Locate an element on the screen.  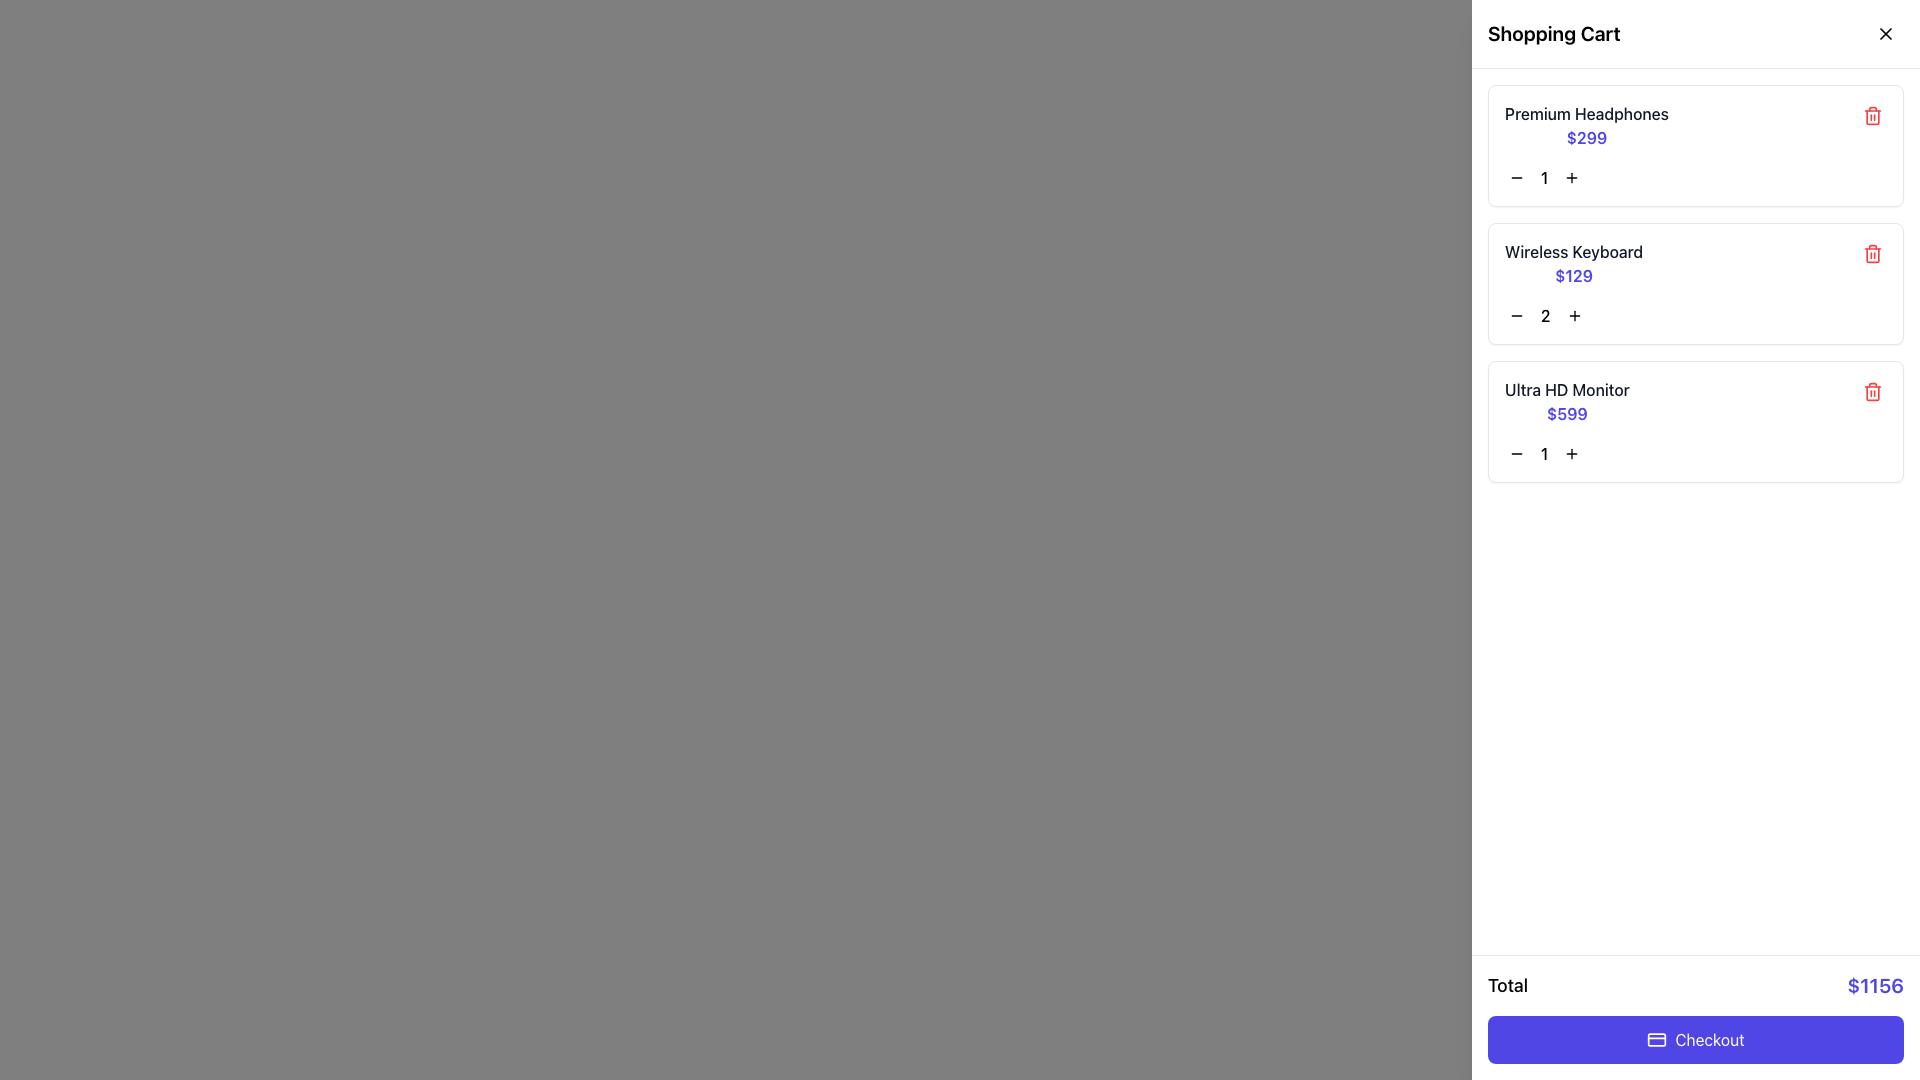
the button to remove the 'Wireless Keyboard' from the shopping cart, located to the far right of its section next to the price and quantity controls is located at coordinates (1871, 253).